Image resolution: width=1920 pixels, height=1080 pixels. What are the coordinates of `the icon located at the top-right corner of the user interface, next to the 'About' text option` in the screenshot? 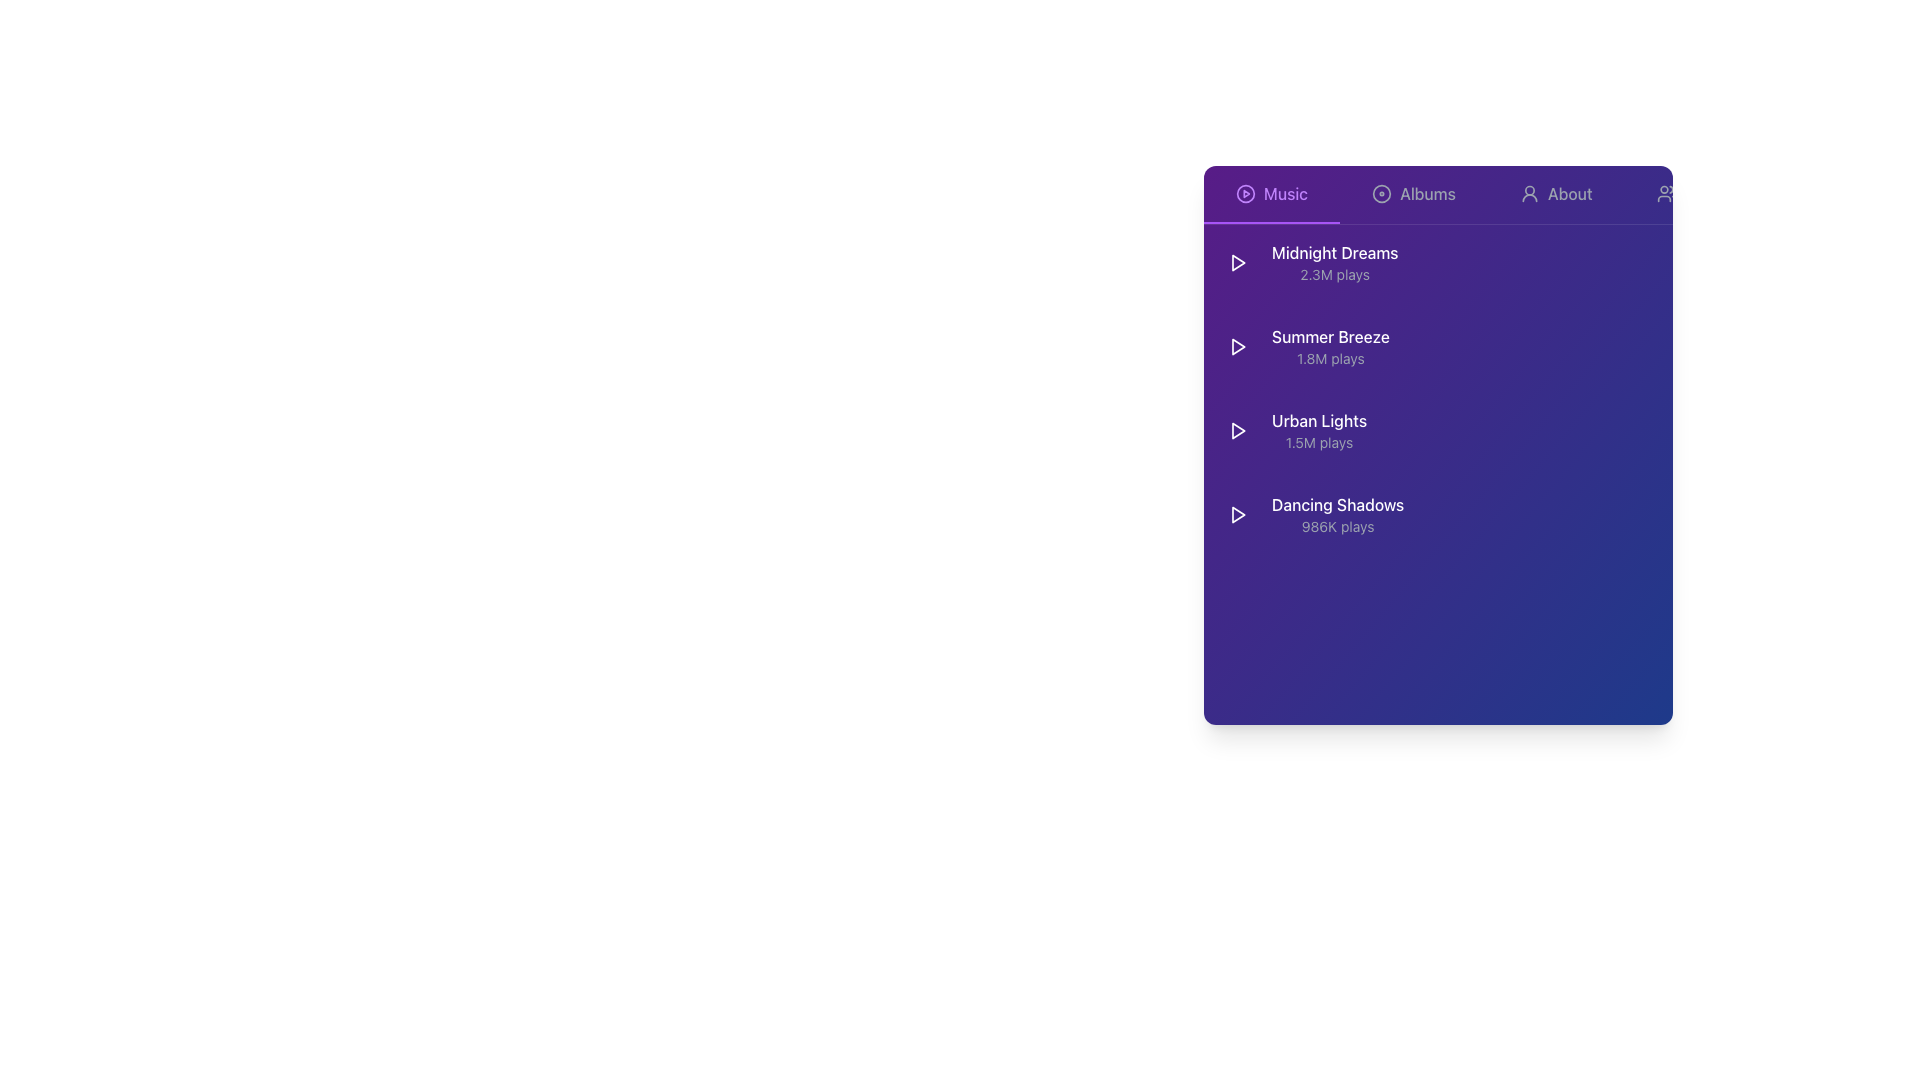 It's located at (1666, 193).